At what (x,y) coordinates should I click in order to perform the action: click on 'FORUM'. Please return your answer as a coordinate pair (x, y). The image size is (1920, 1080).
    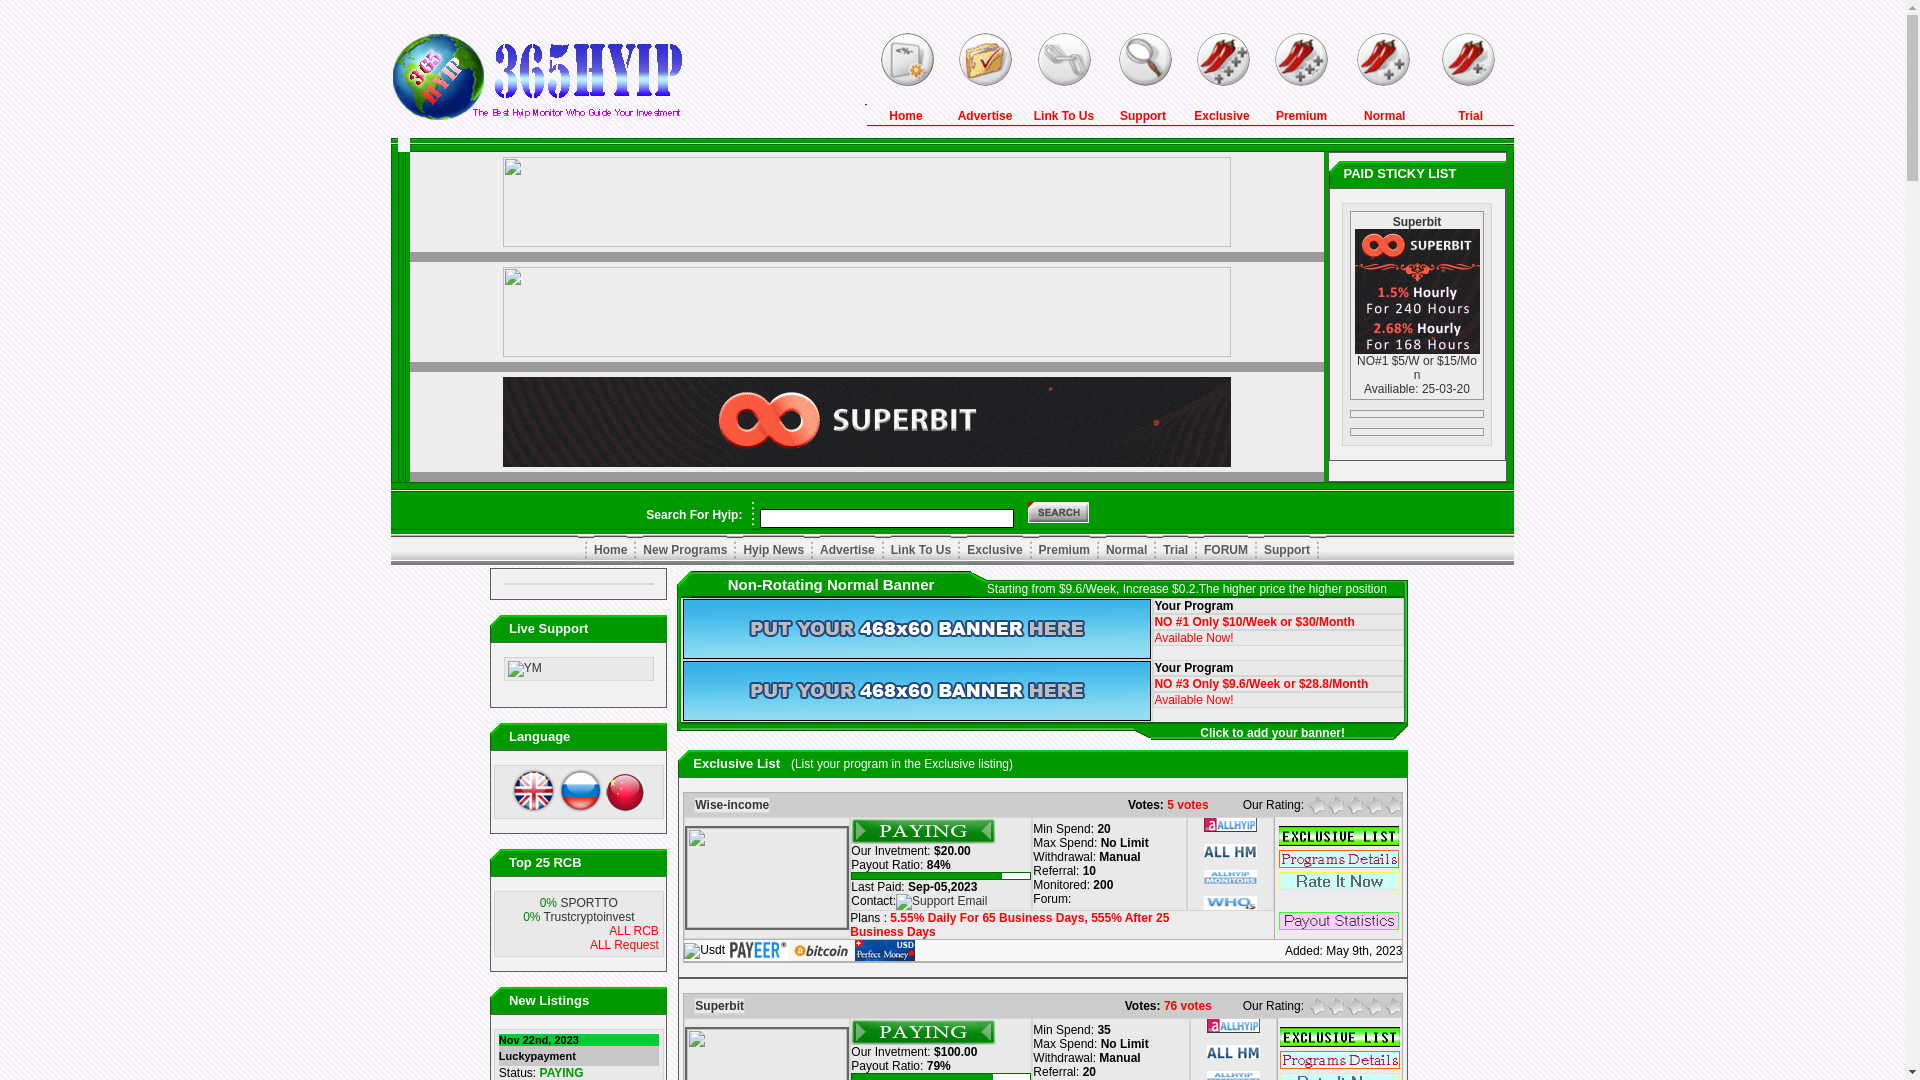
    Looking at the image, I should click on (1224, 550).